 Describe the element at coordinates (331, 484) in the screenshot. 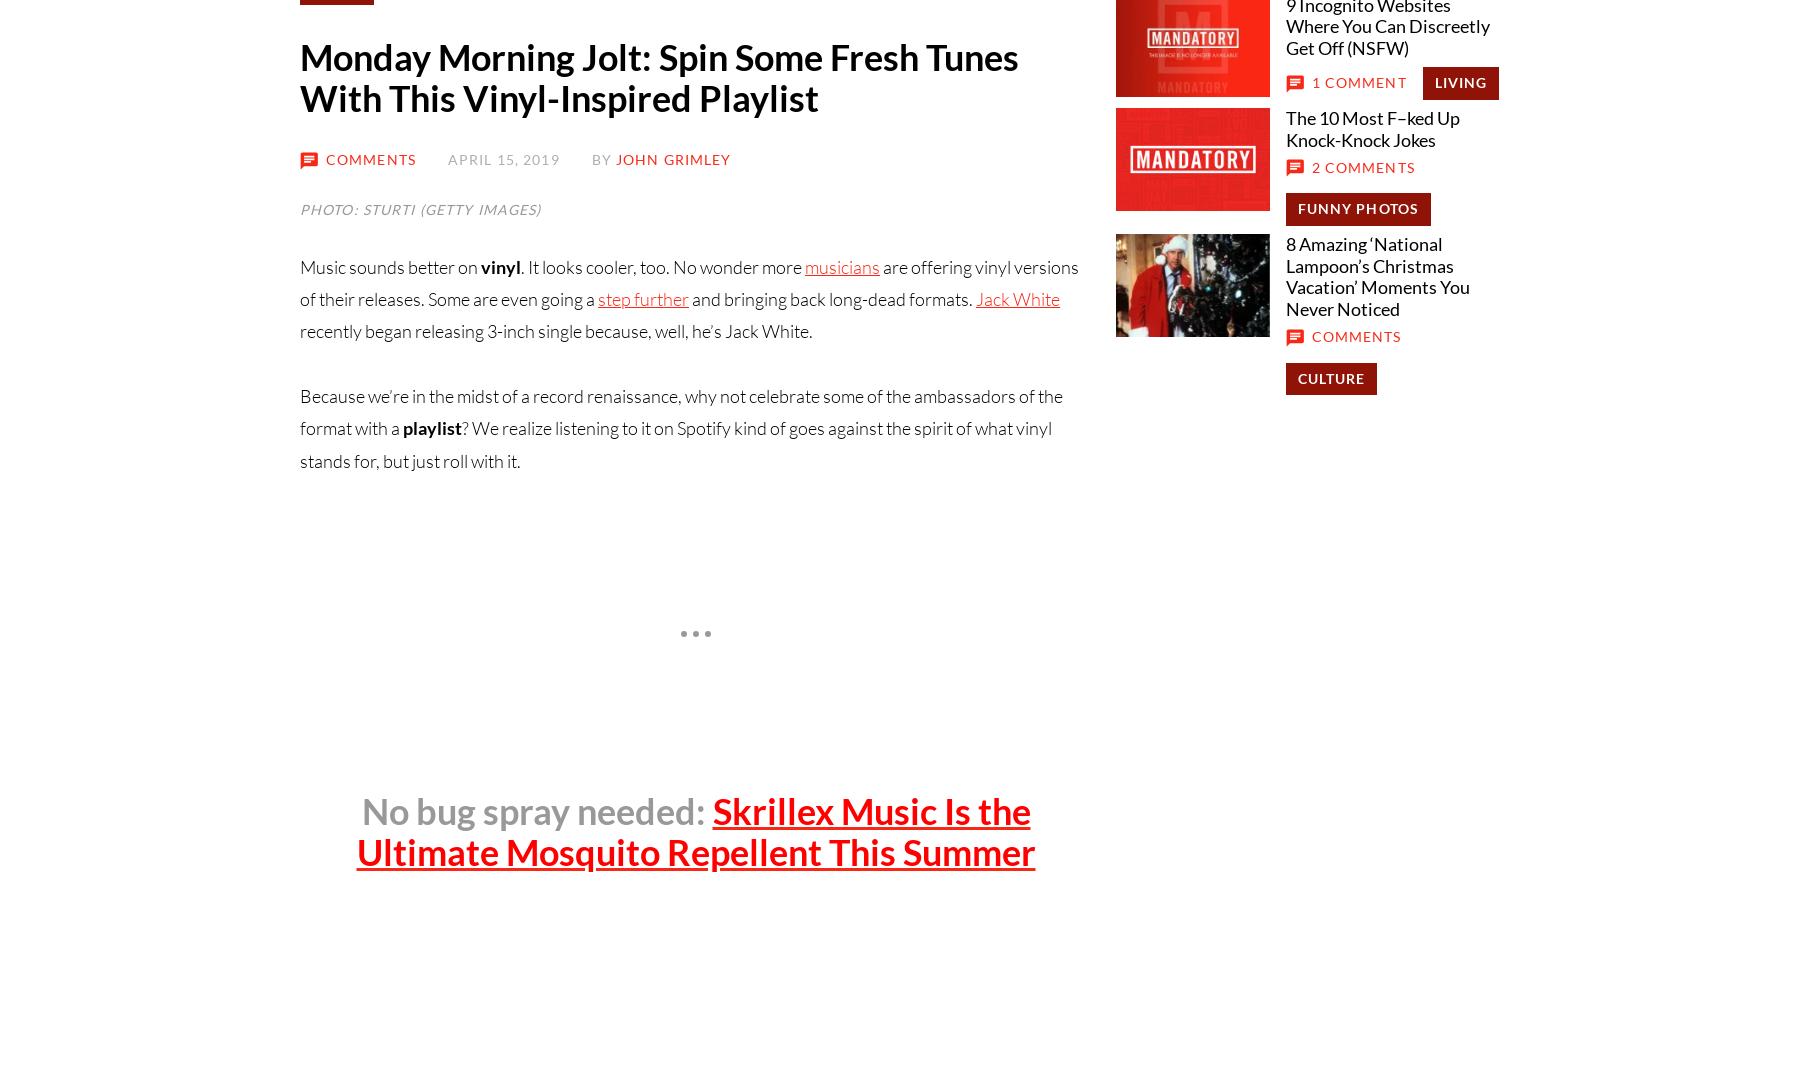

I see `'About Us'` at that location.